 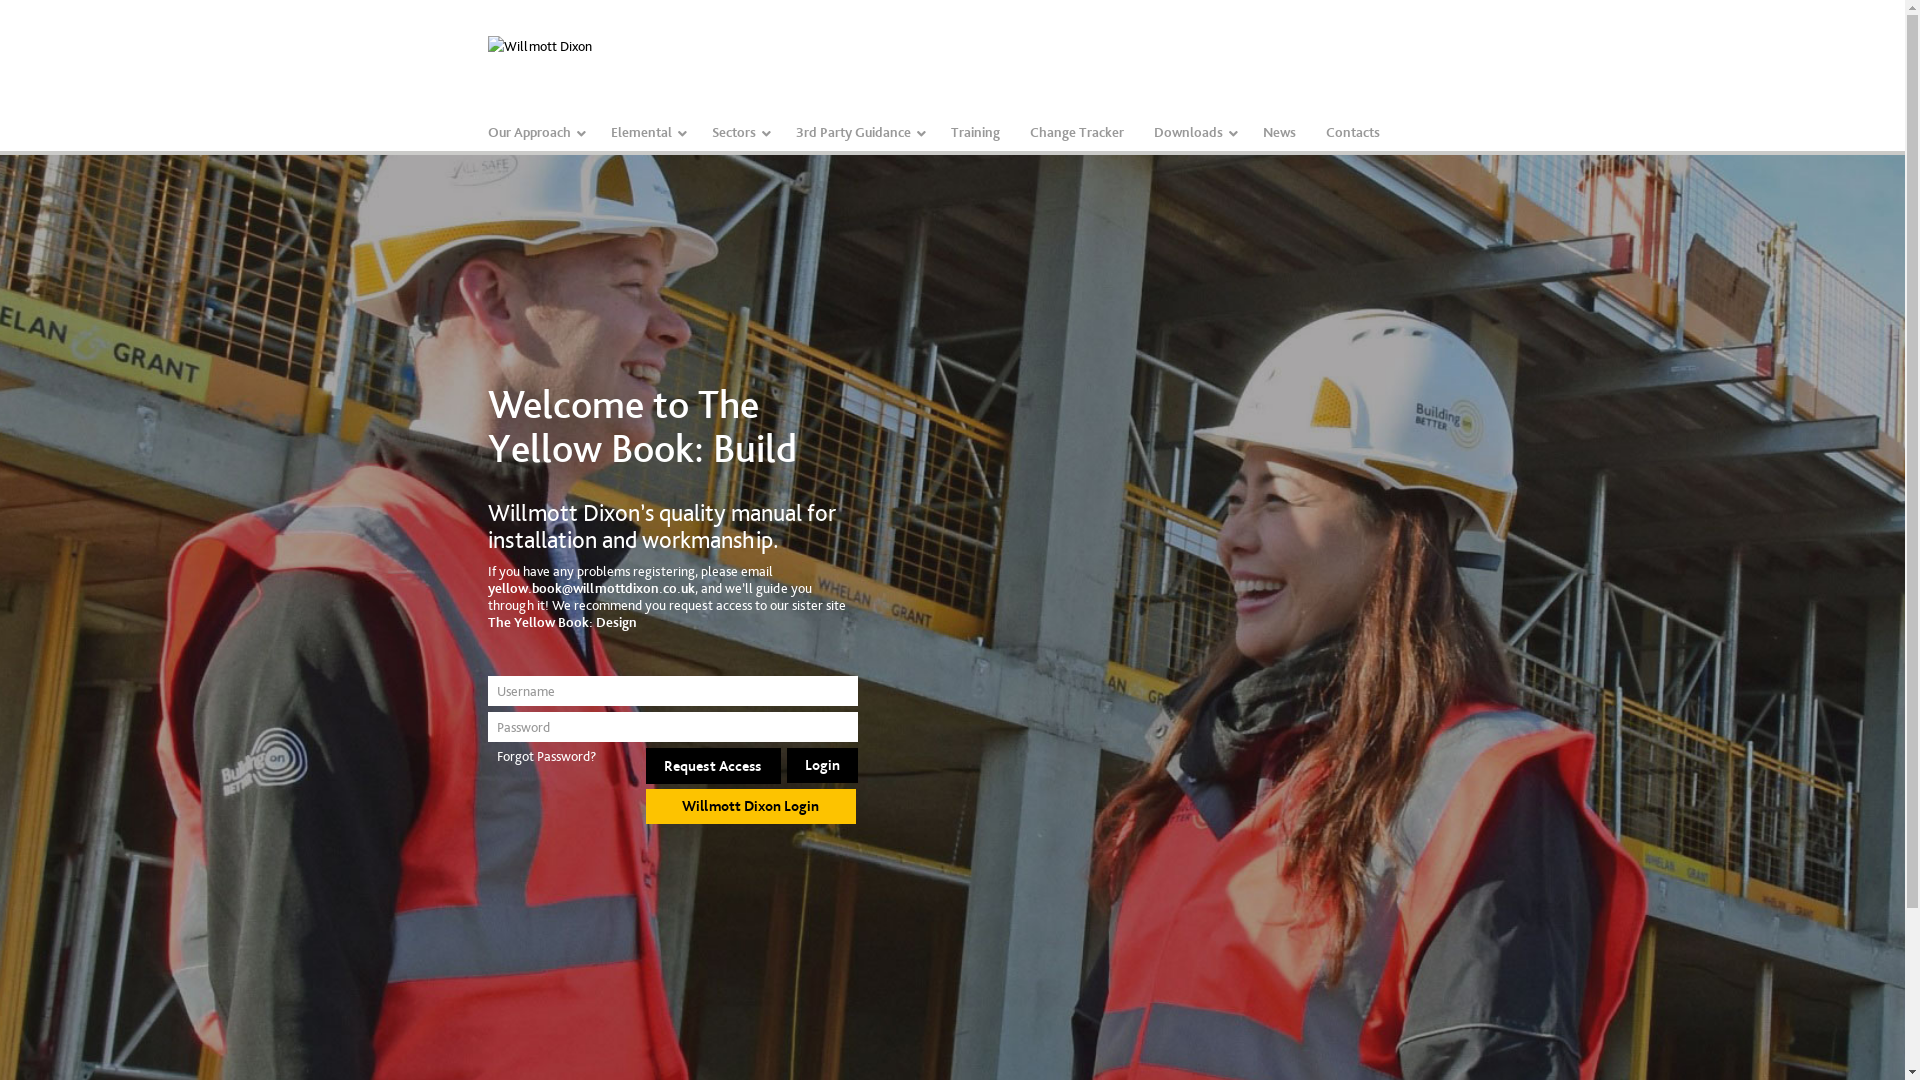 I want to click on 'Downloads', so click(x=1192, y=132).